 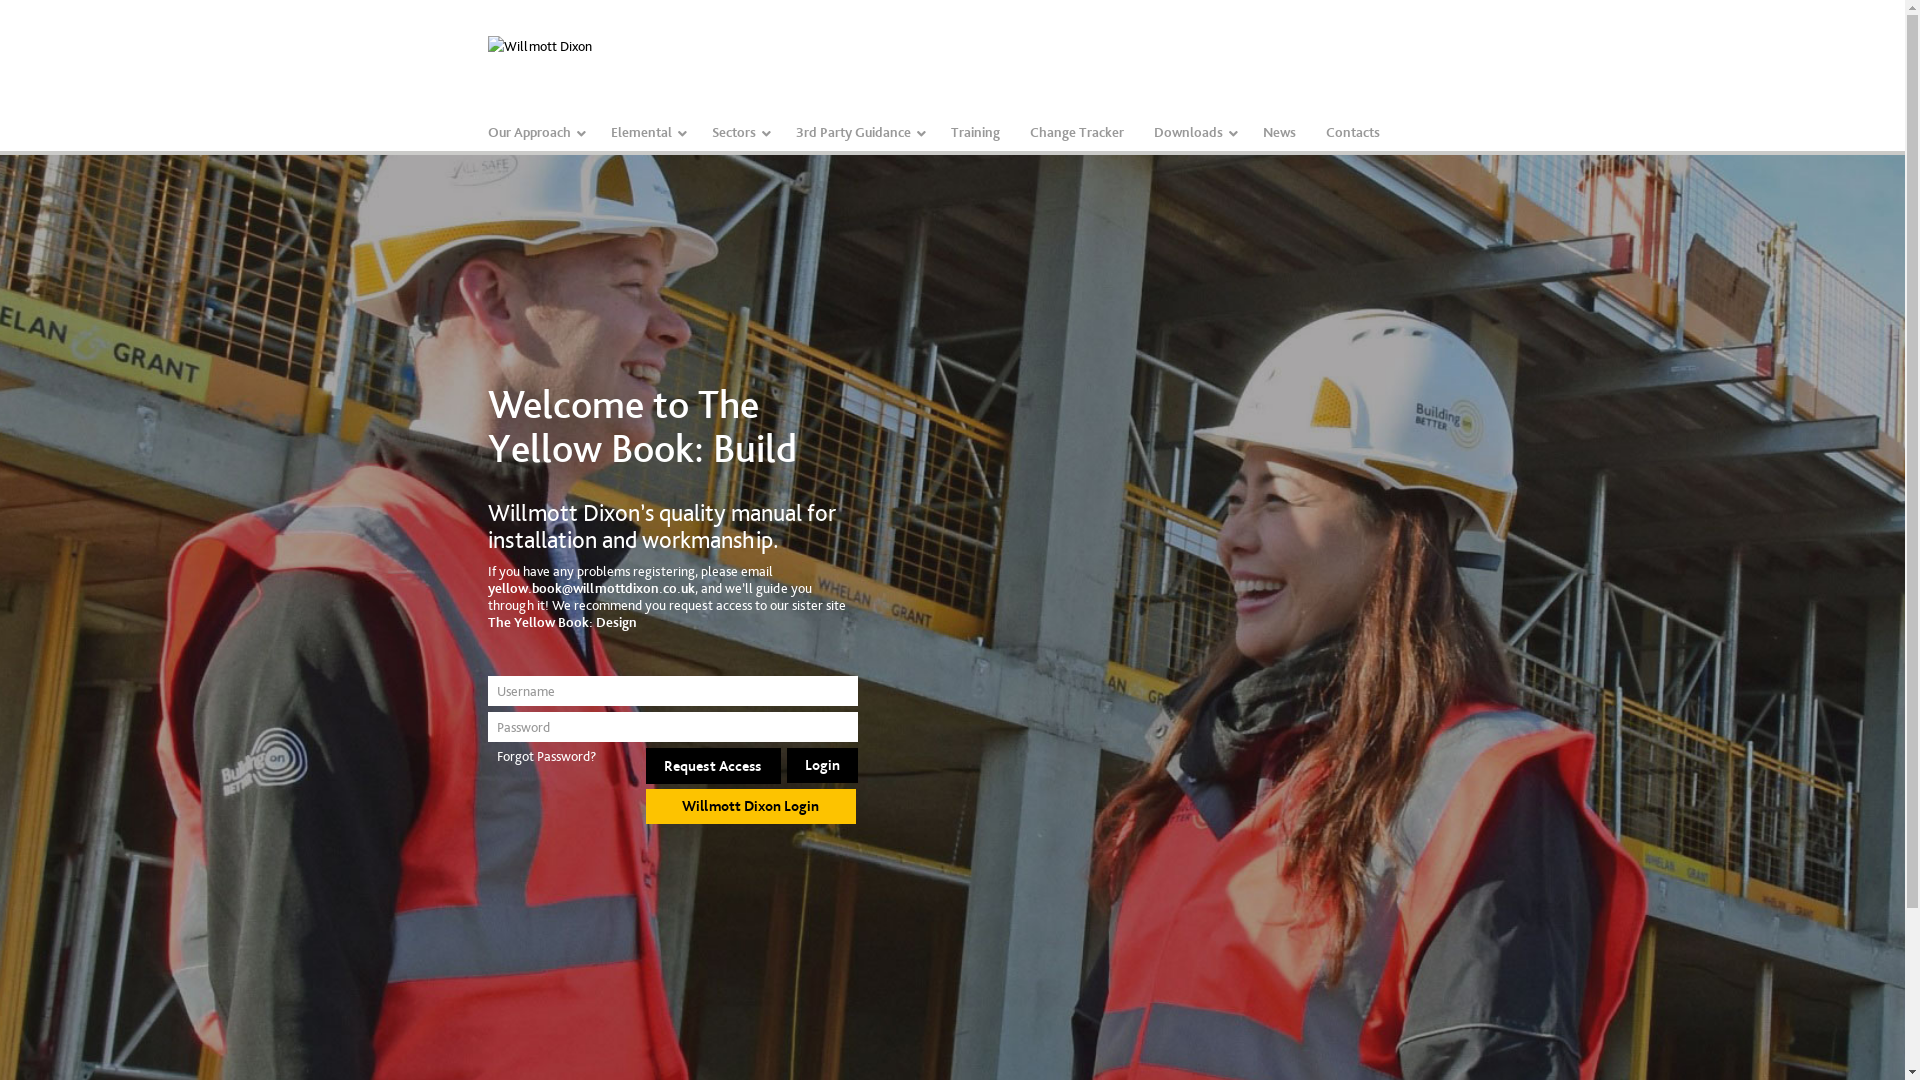 I want to click on 'Downloads', so click(x=1192, y=132).